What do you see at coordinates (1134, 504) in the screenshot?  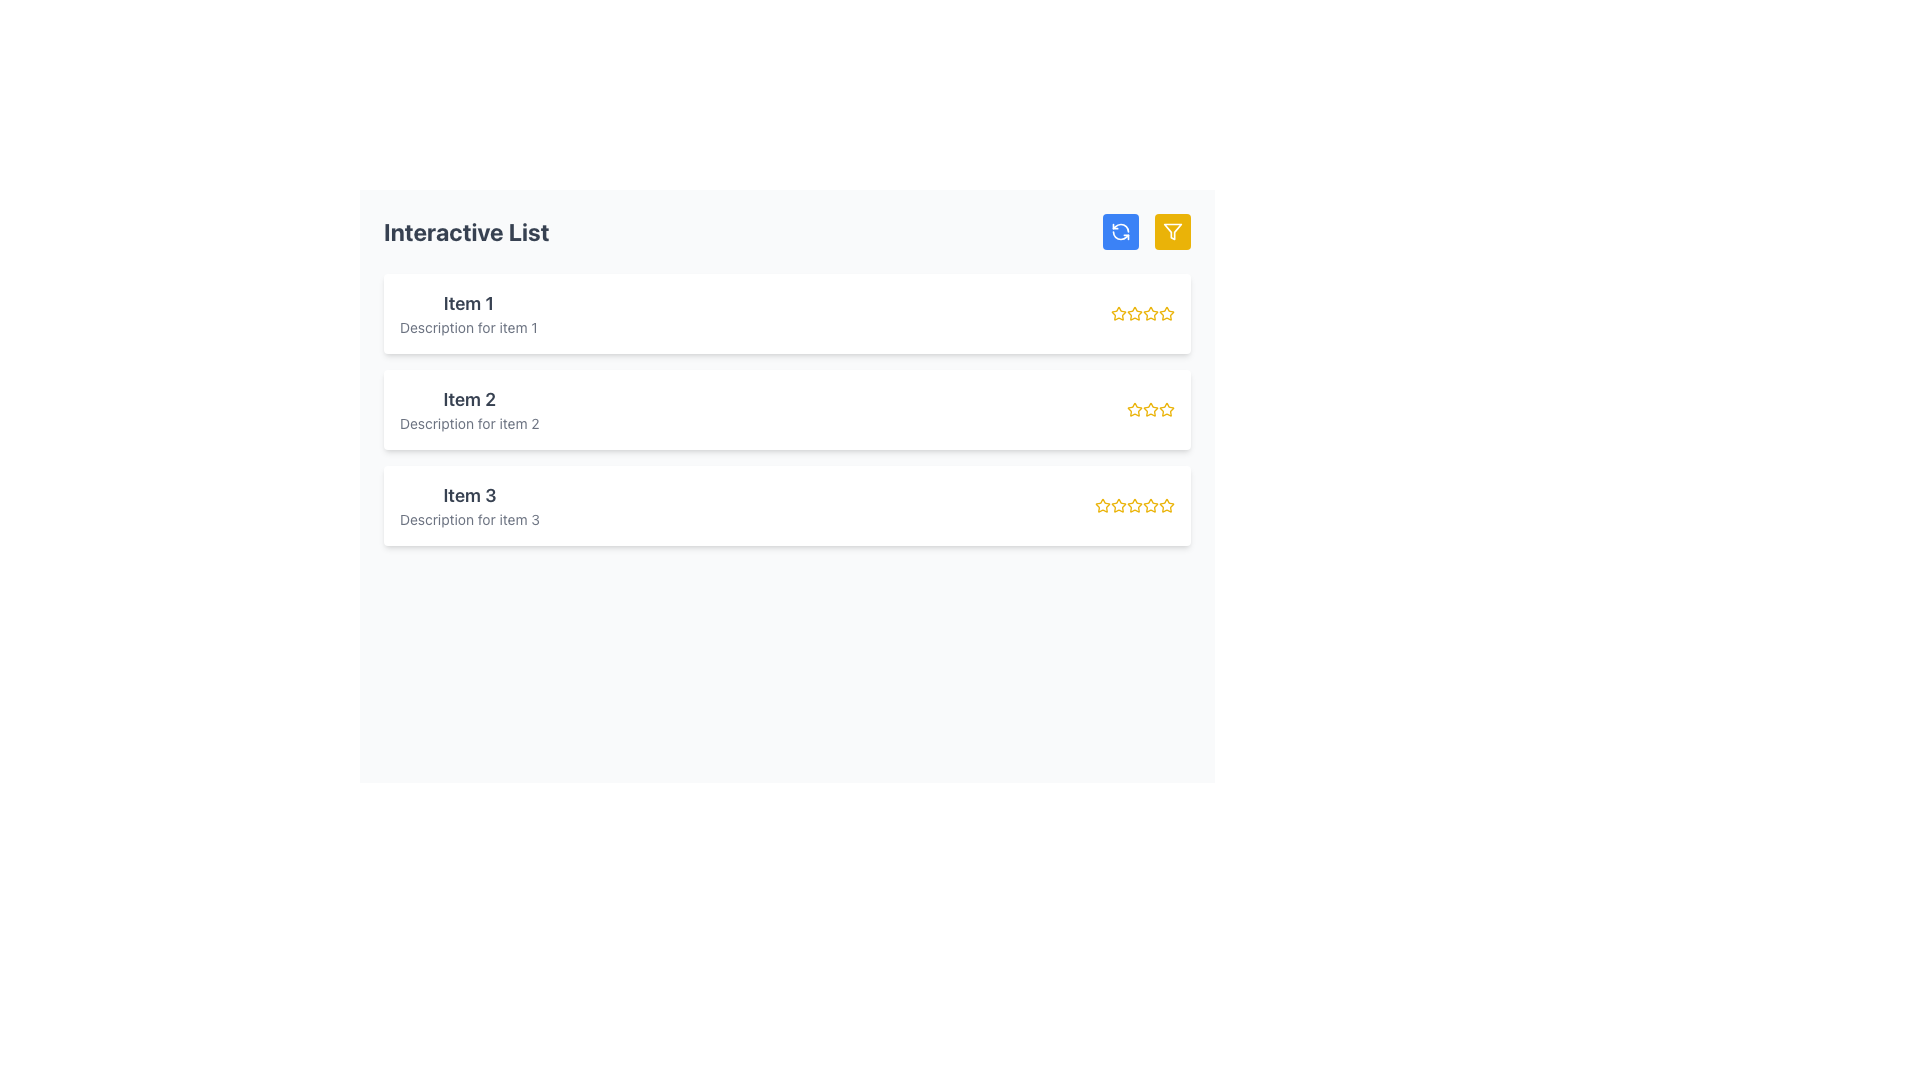 I see `the third star icon in the rating component` at bounding box center [1134, 504].